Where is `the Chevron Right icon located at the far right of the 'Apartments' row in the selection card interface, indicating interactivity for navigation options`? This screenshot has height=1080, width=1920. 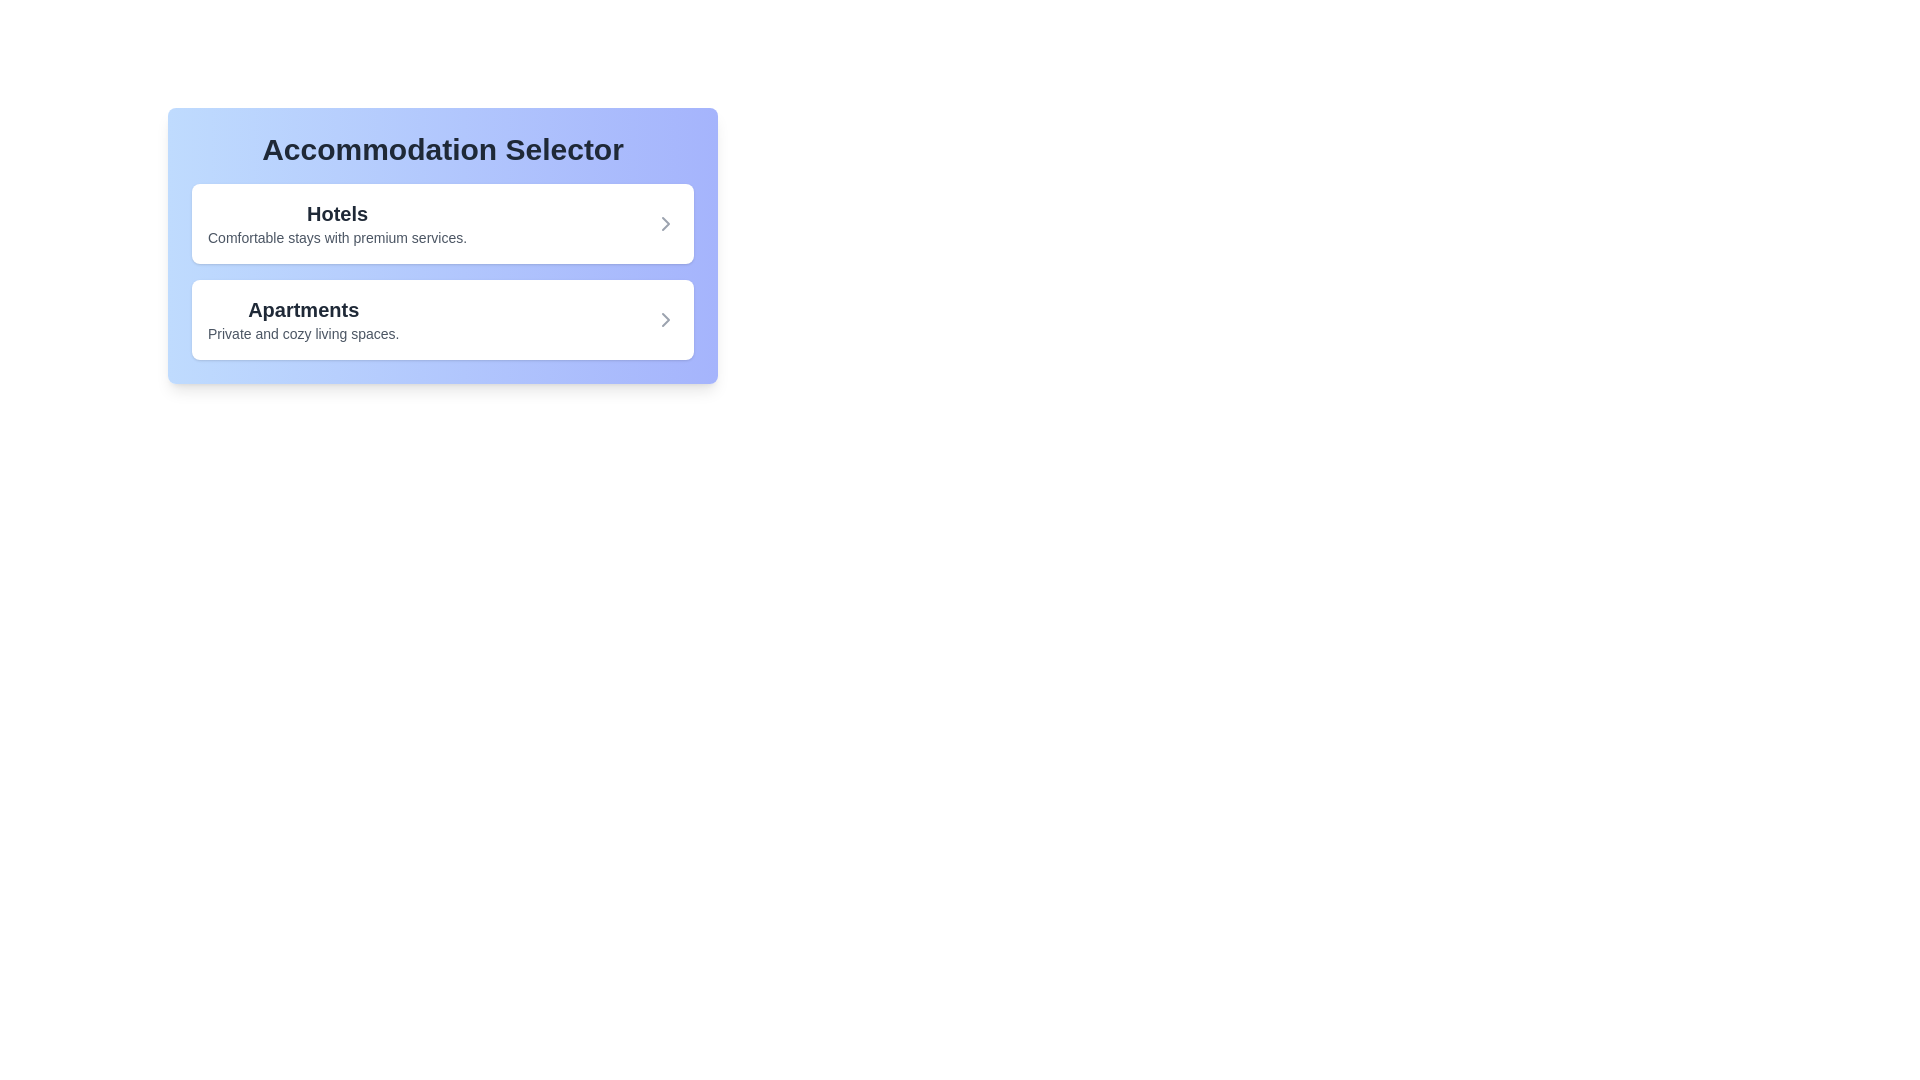 the Chevron Right icon located at the far right of the 'Apartments' row in the selection card interface, indicating interactivity for navigation options is located at coordinates (666, 319).